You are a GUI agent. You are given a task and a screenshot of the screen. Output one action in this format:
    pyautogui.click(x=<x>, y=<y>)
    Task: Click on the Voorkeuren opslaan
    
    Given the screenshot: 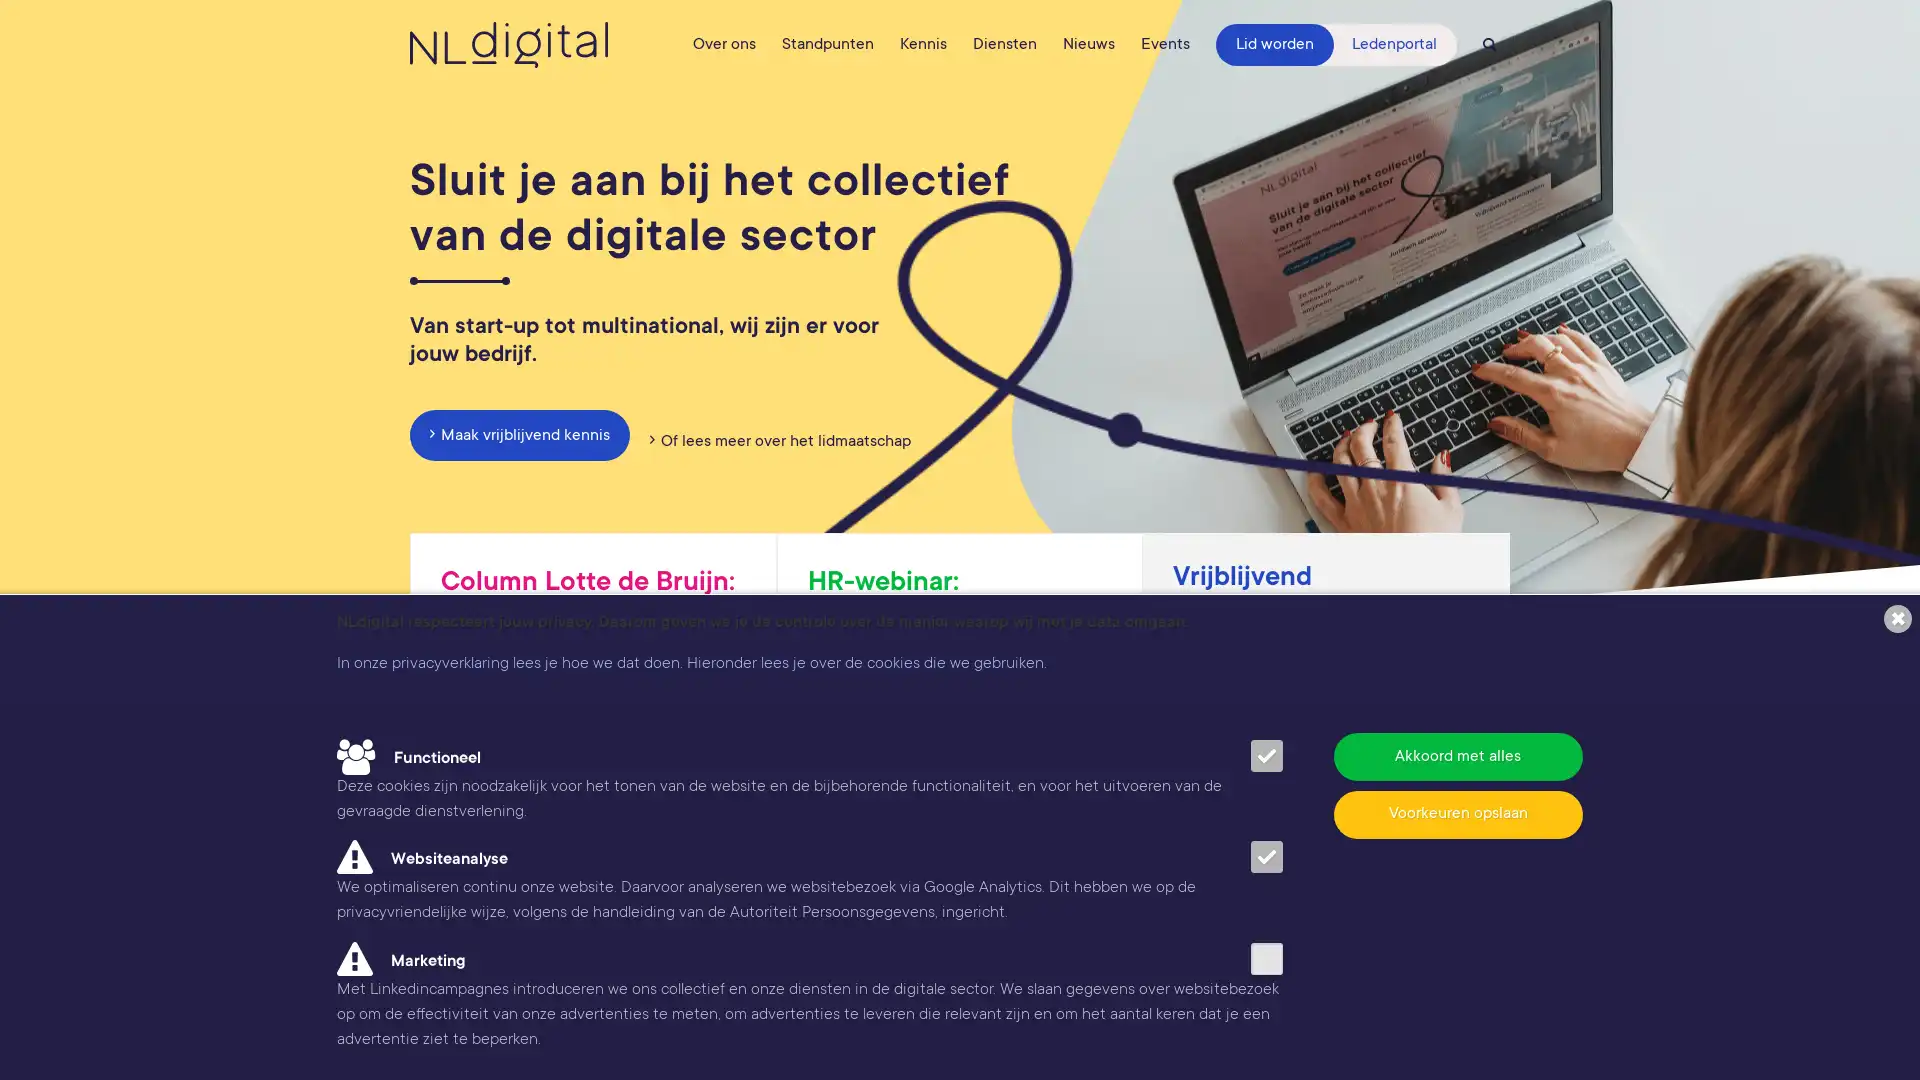 What is the action you would take?
    pyautogui.click(x=1458, y=813)
    